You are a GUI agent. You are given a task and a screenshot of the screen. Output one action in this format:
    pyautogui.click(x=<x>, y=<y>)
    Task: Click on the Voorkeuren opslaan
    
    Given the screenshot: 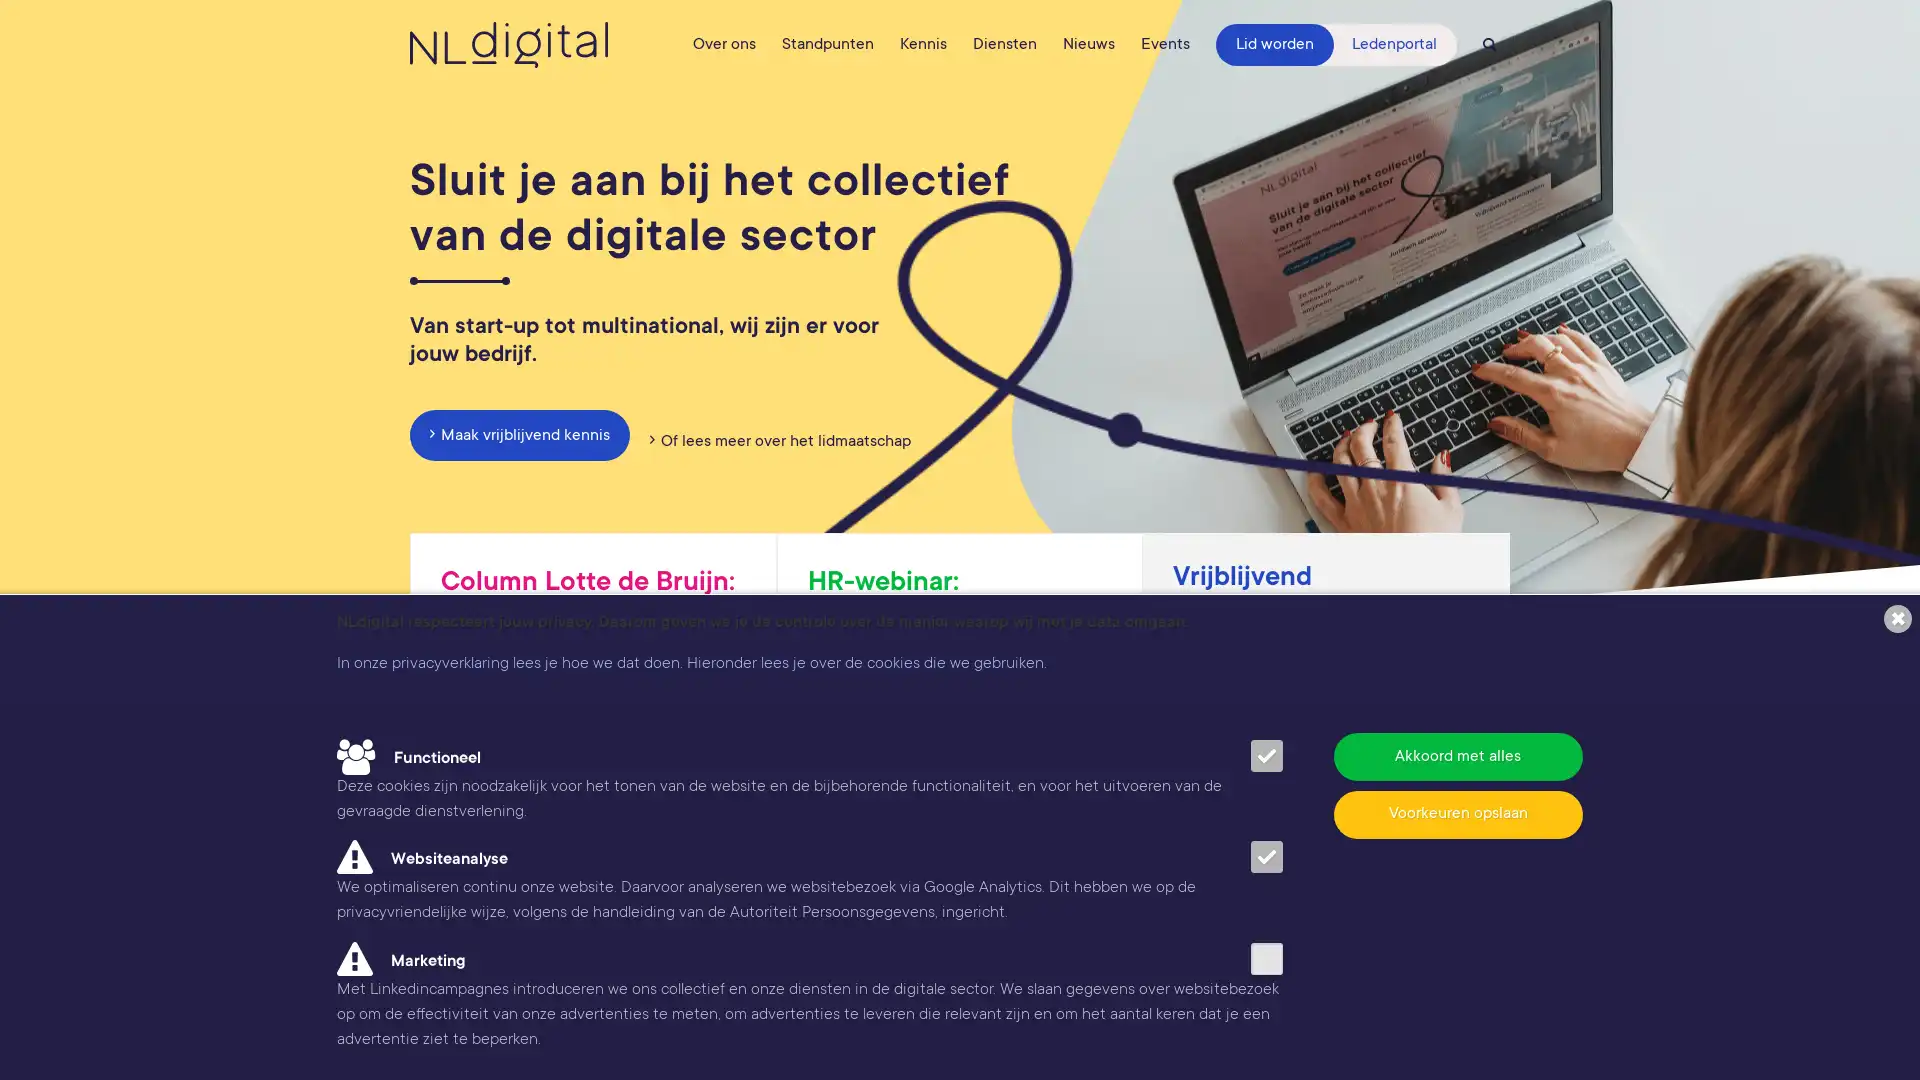 What is the action you would take?
    pyautogui.click(x=1458, y=813)
    